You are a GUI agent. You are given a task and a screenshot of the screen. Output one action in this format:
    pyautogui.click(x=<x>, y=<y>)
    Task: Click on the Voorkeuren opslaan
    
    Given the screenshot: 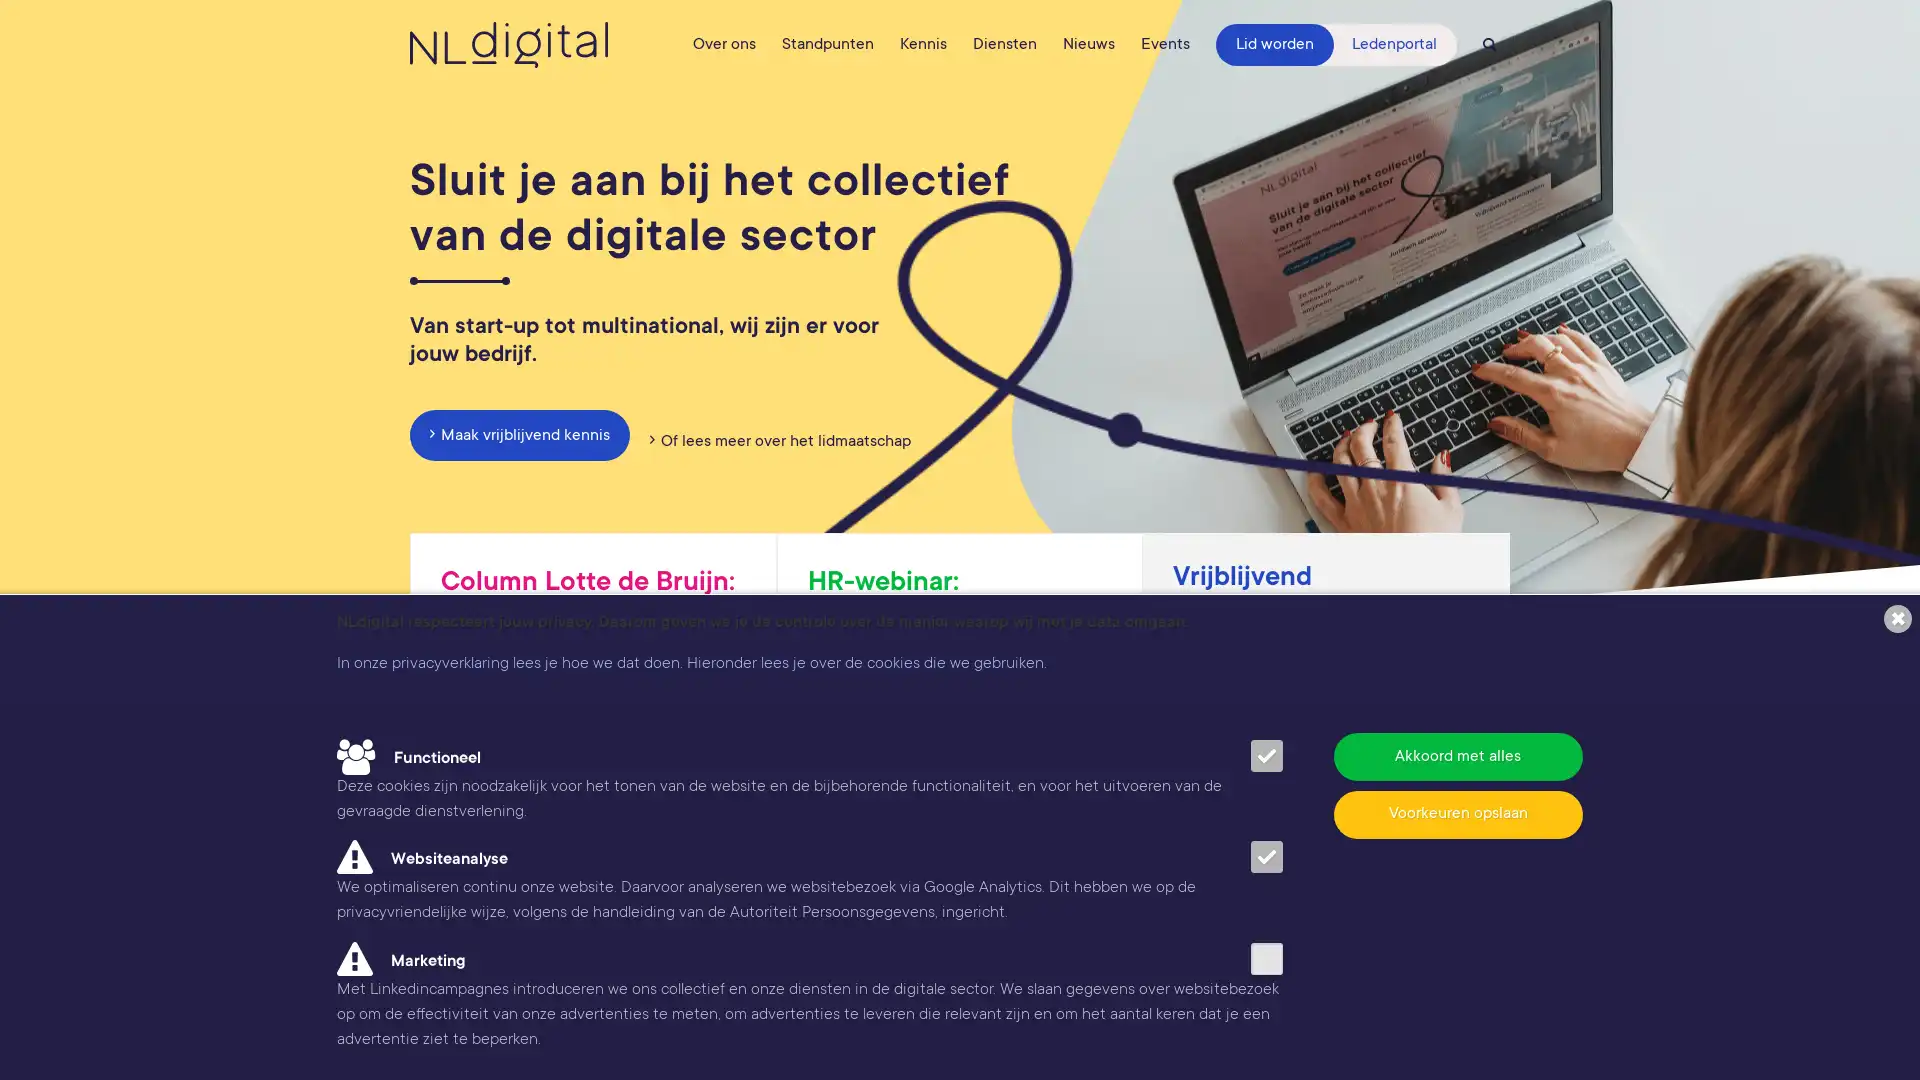 What is the action you would take?
    pyautogui.click(x=1458, y=813)
    